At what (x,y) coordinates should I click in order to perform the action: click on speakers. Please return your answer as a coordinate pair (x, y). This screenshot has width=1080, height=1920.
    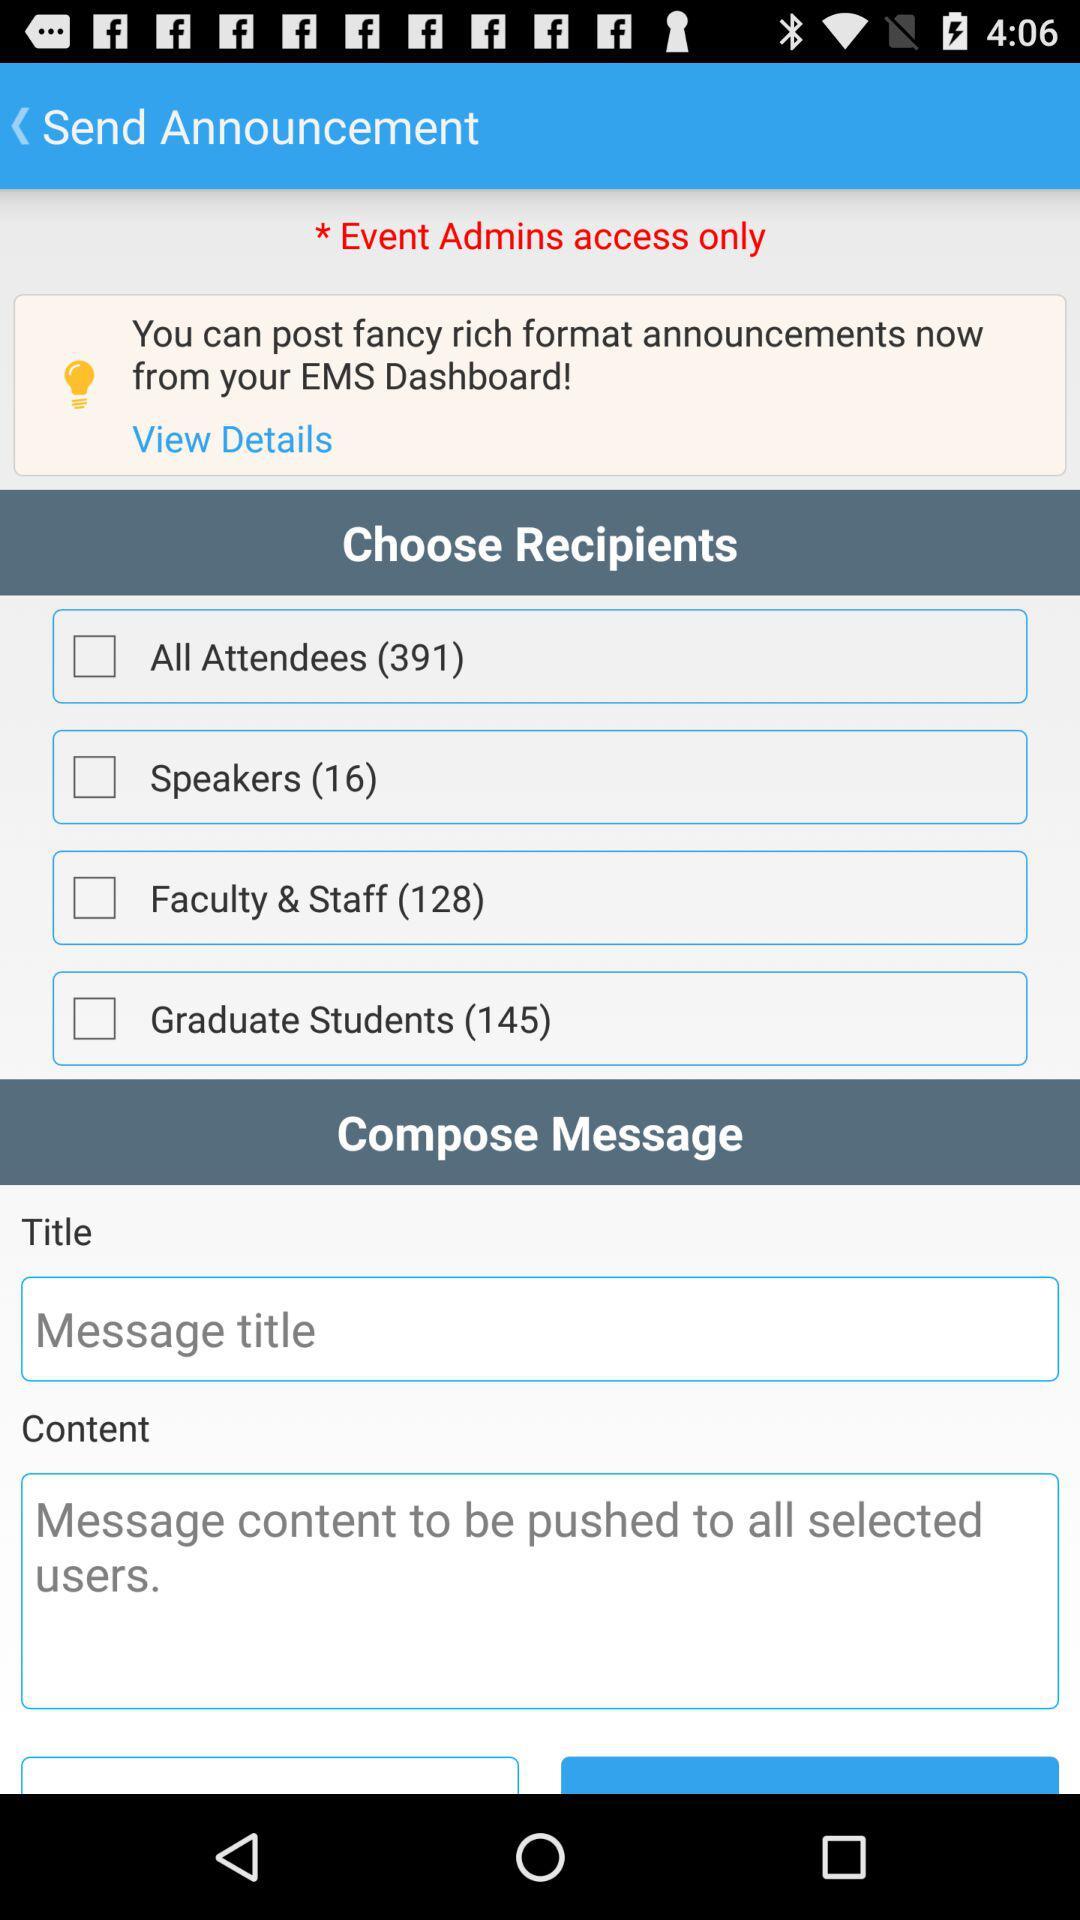
    Looking at the image, I should click on (94, 776).